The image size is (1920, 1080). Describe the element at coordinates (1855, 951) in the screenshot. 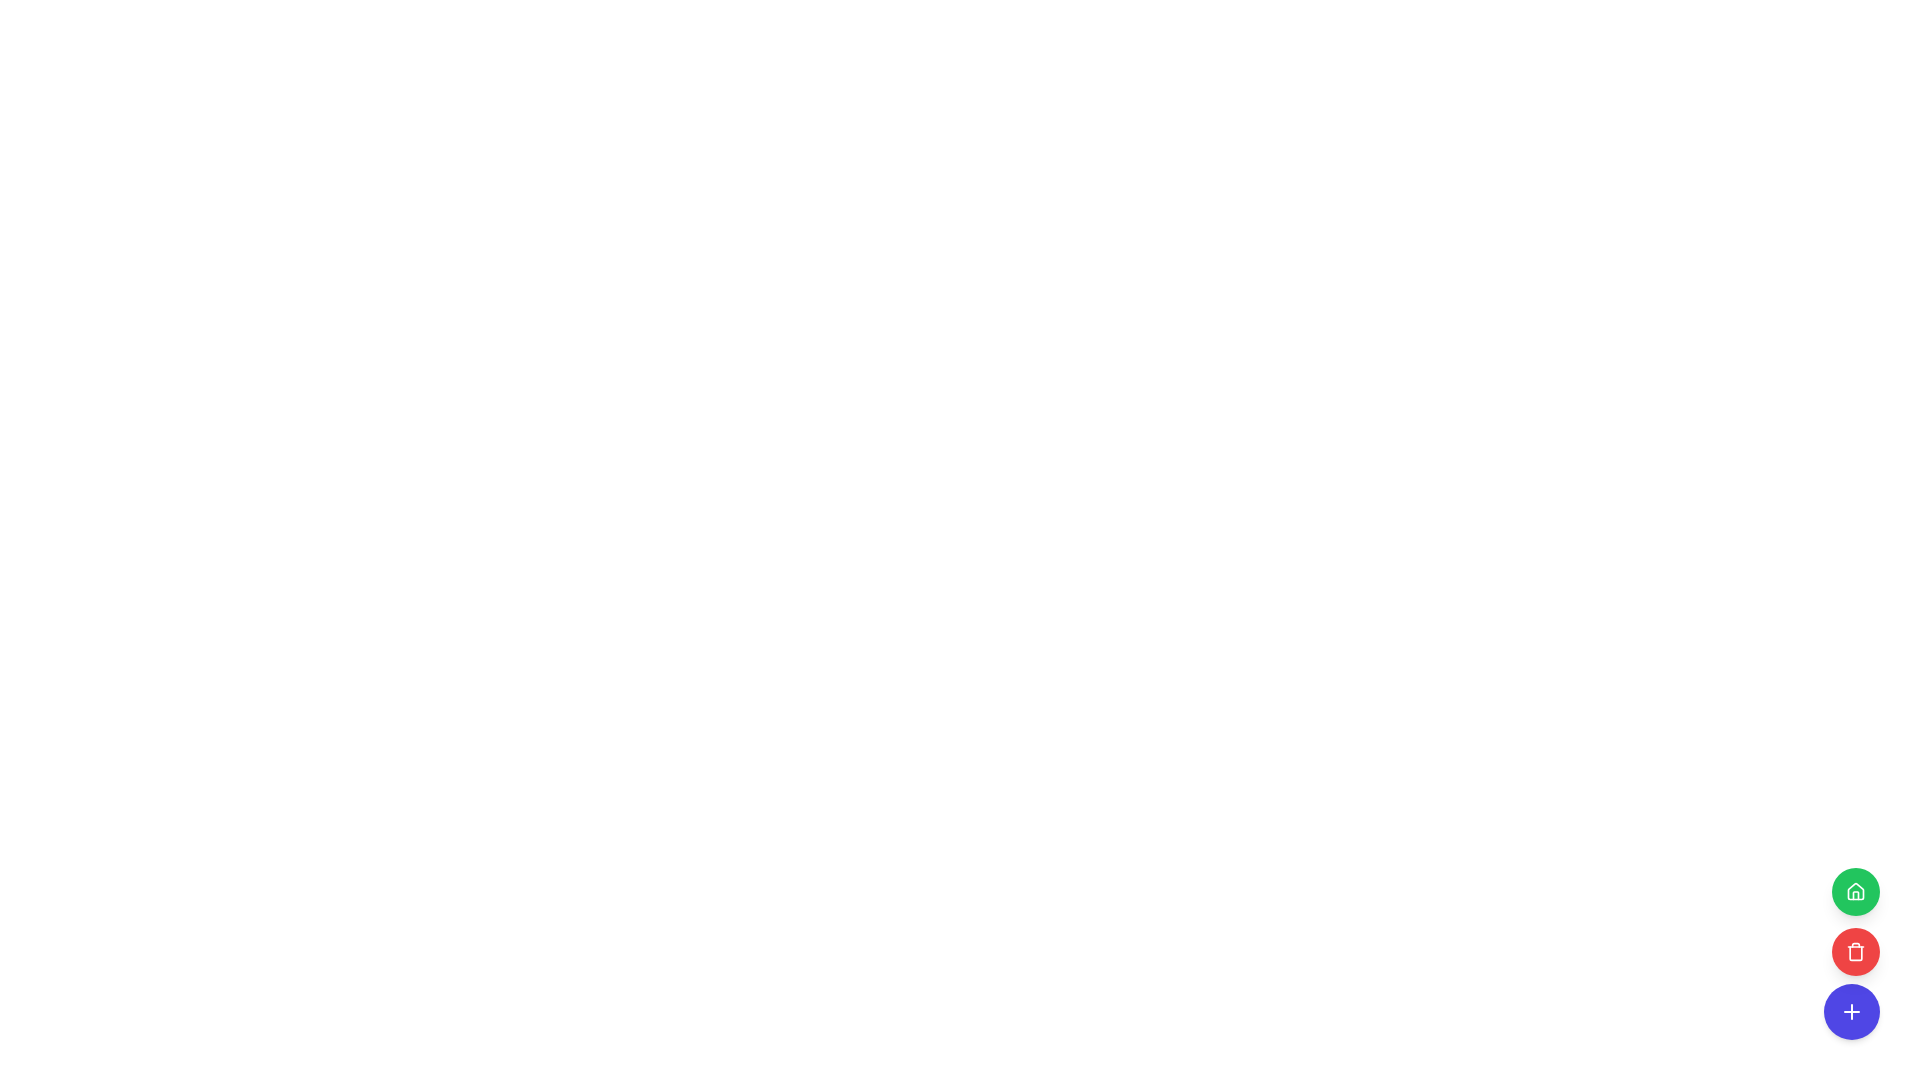

I see `the trash button located in the bottom-right corner of the interface, which is the second button in a vertical stack` at that location.